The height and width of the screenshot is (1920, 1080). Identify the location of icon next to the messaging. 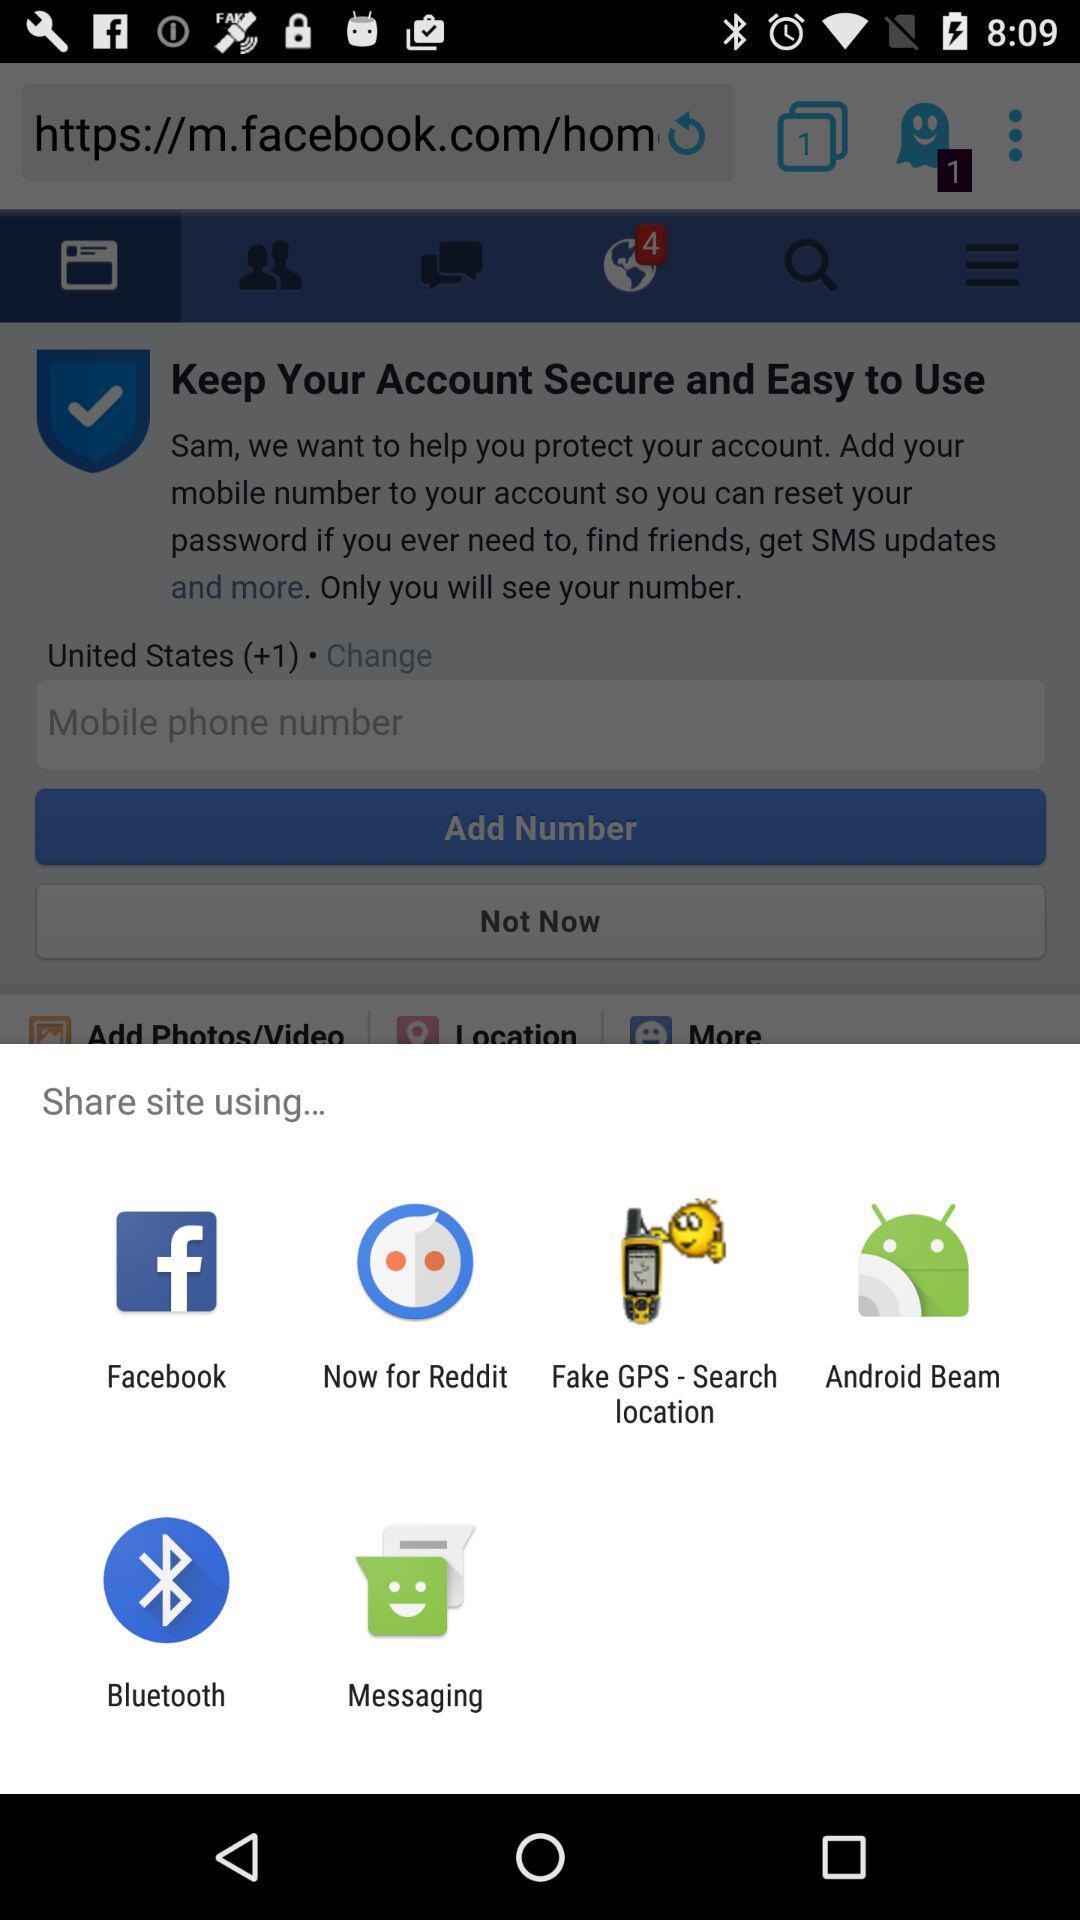
(165, 1711).